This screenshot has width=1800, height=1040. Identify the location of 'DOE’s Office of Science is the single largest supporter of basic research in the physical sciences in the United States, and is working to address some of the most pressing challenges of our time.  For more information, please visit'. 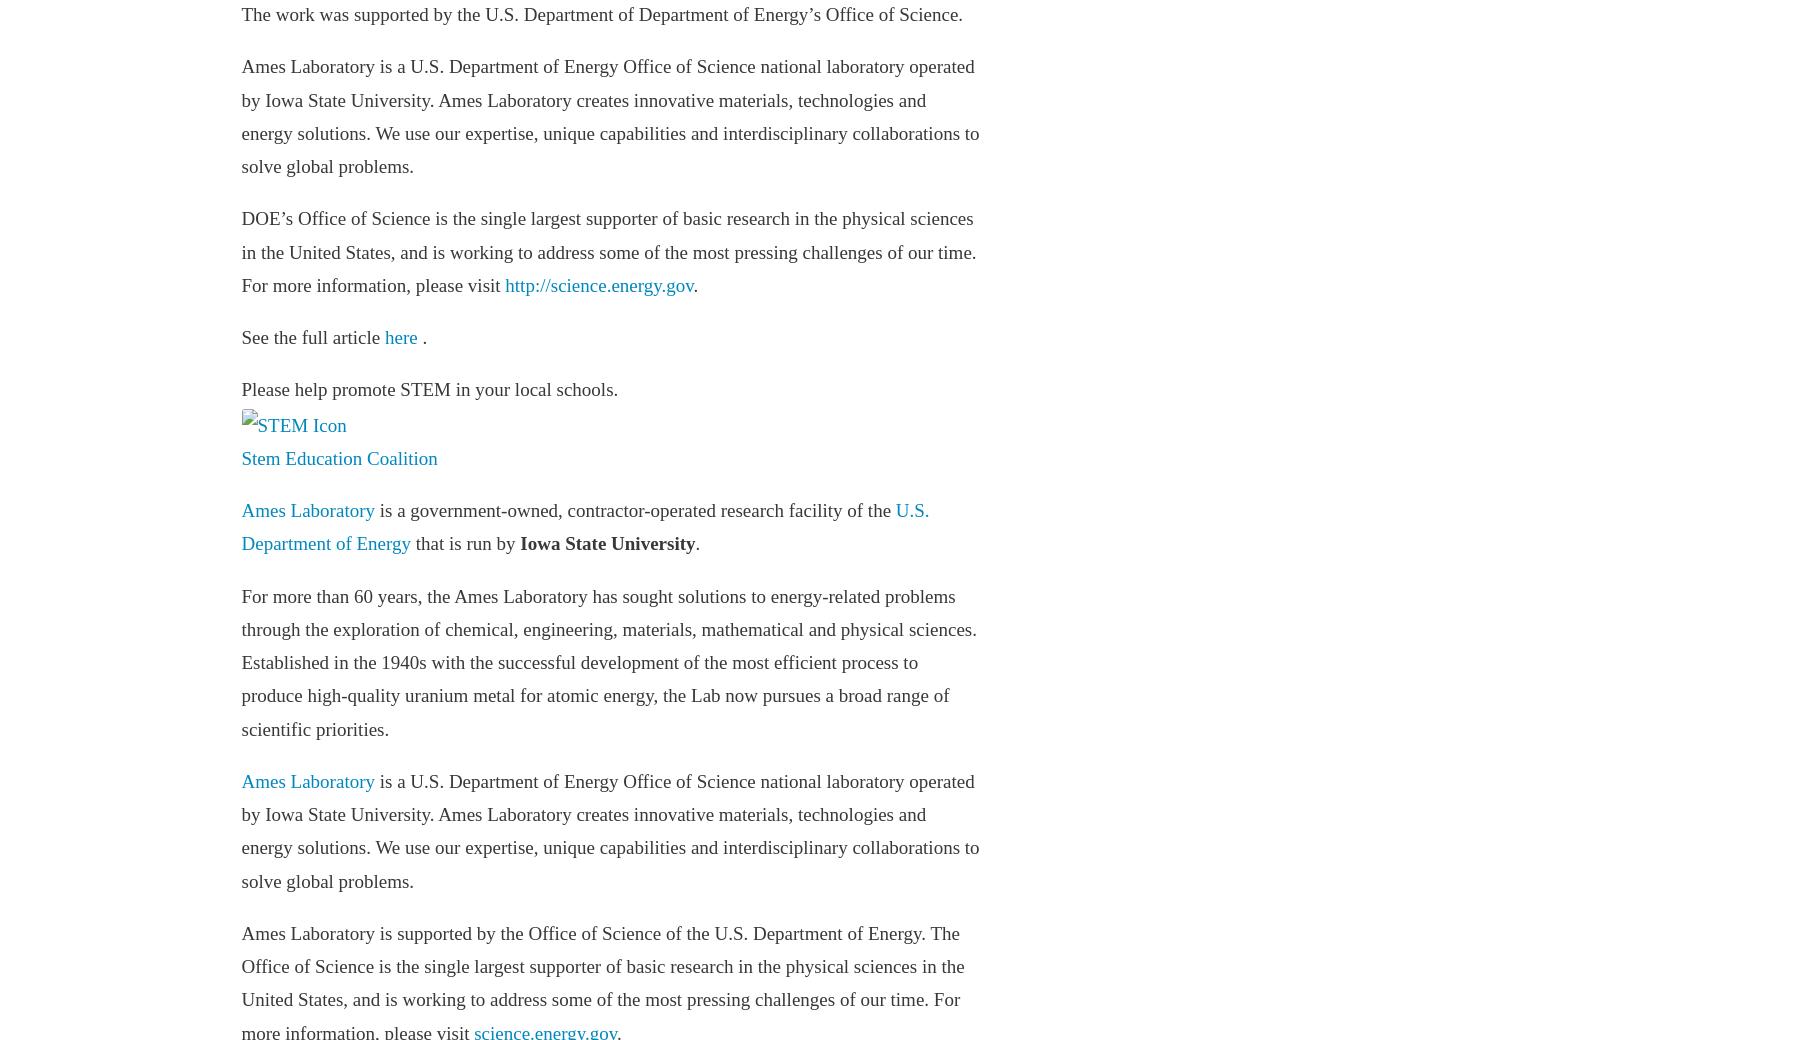
(240, 251).